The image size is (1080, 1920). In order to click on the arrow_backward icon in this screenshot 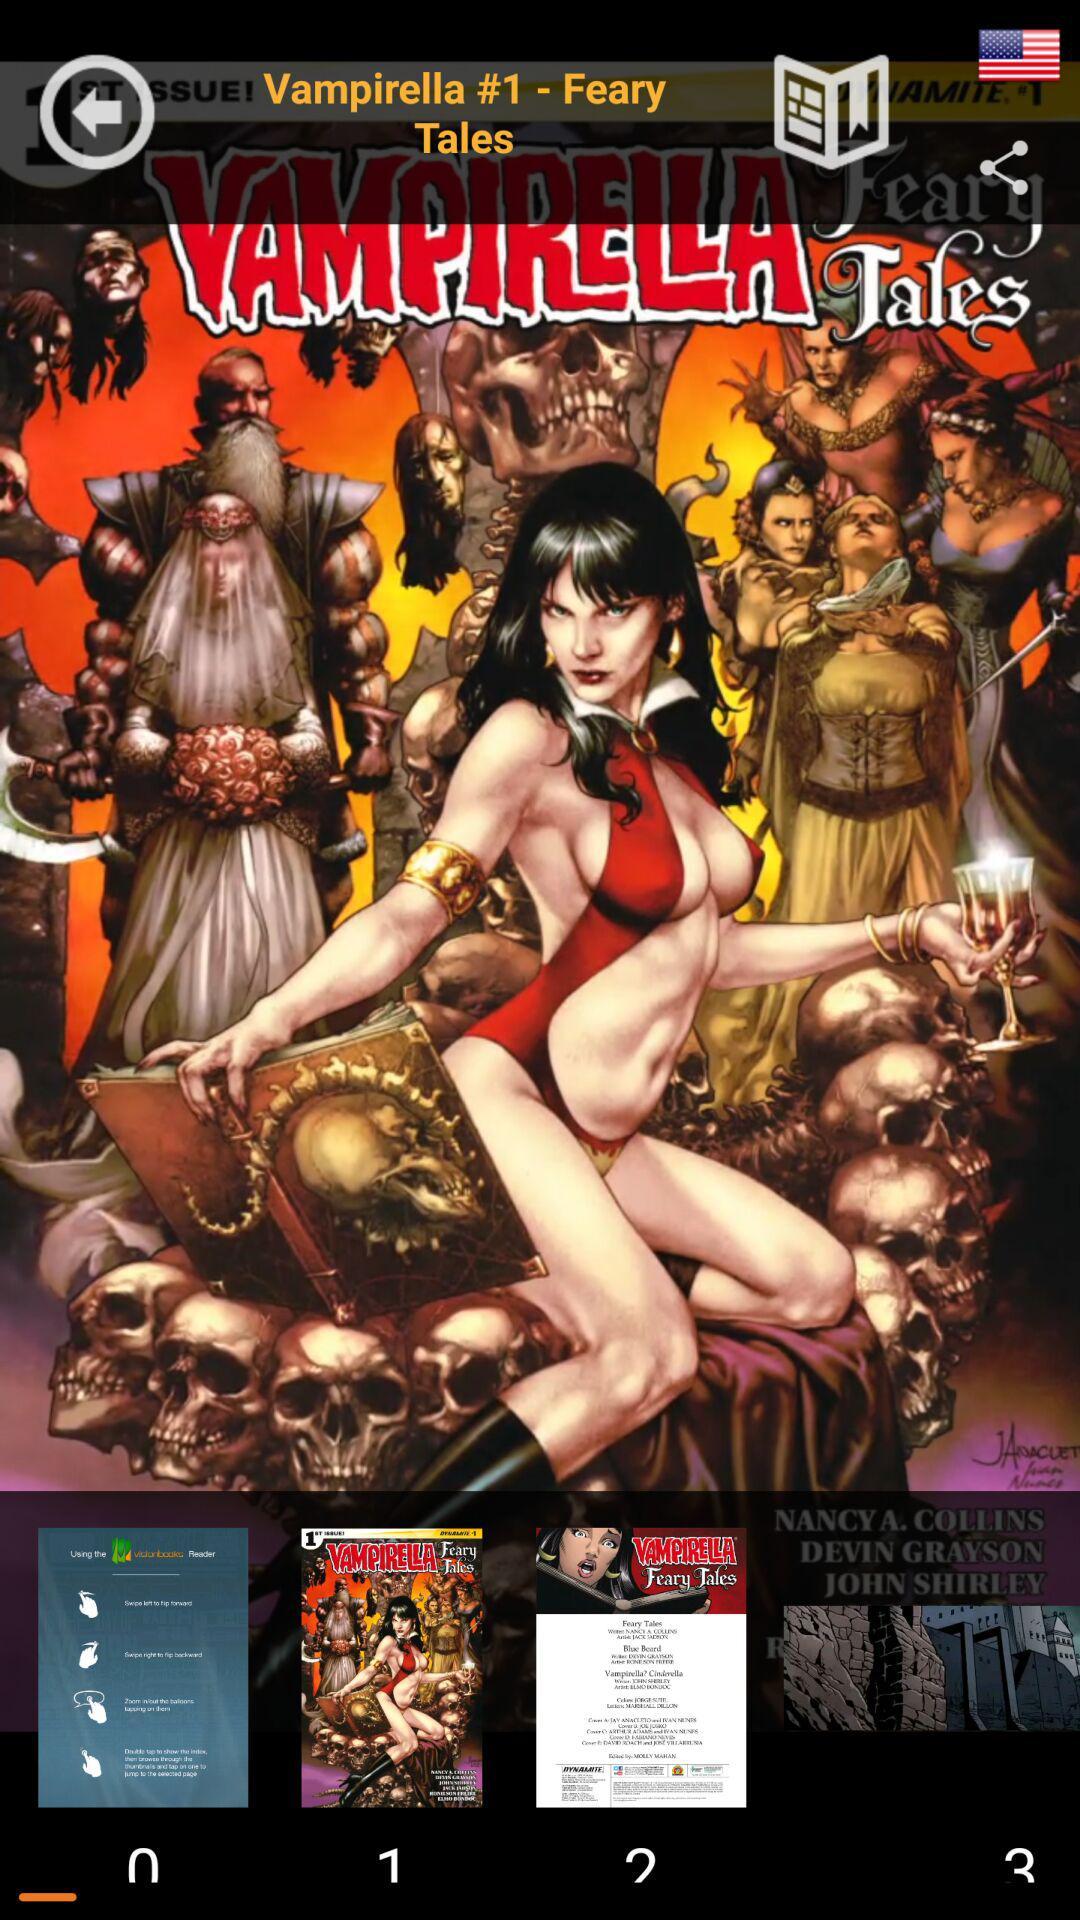, I will do `click(97, 111)`.